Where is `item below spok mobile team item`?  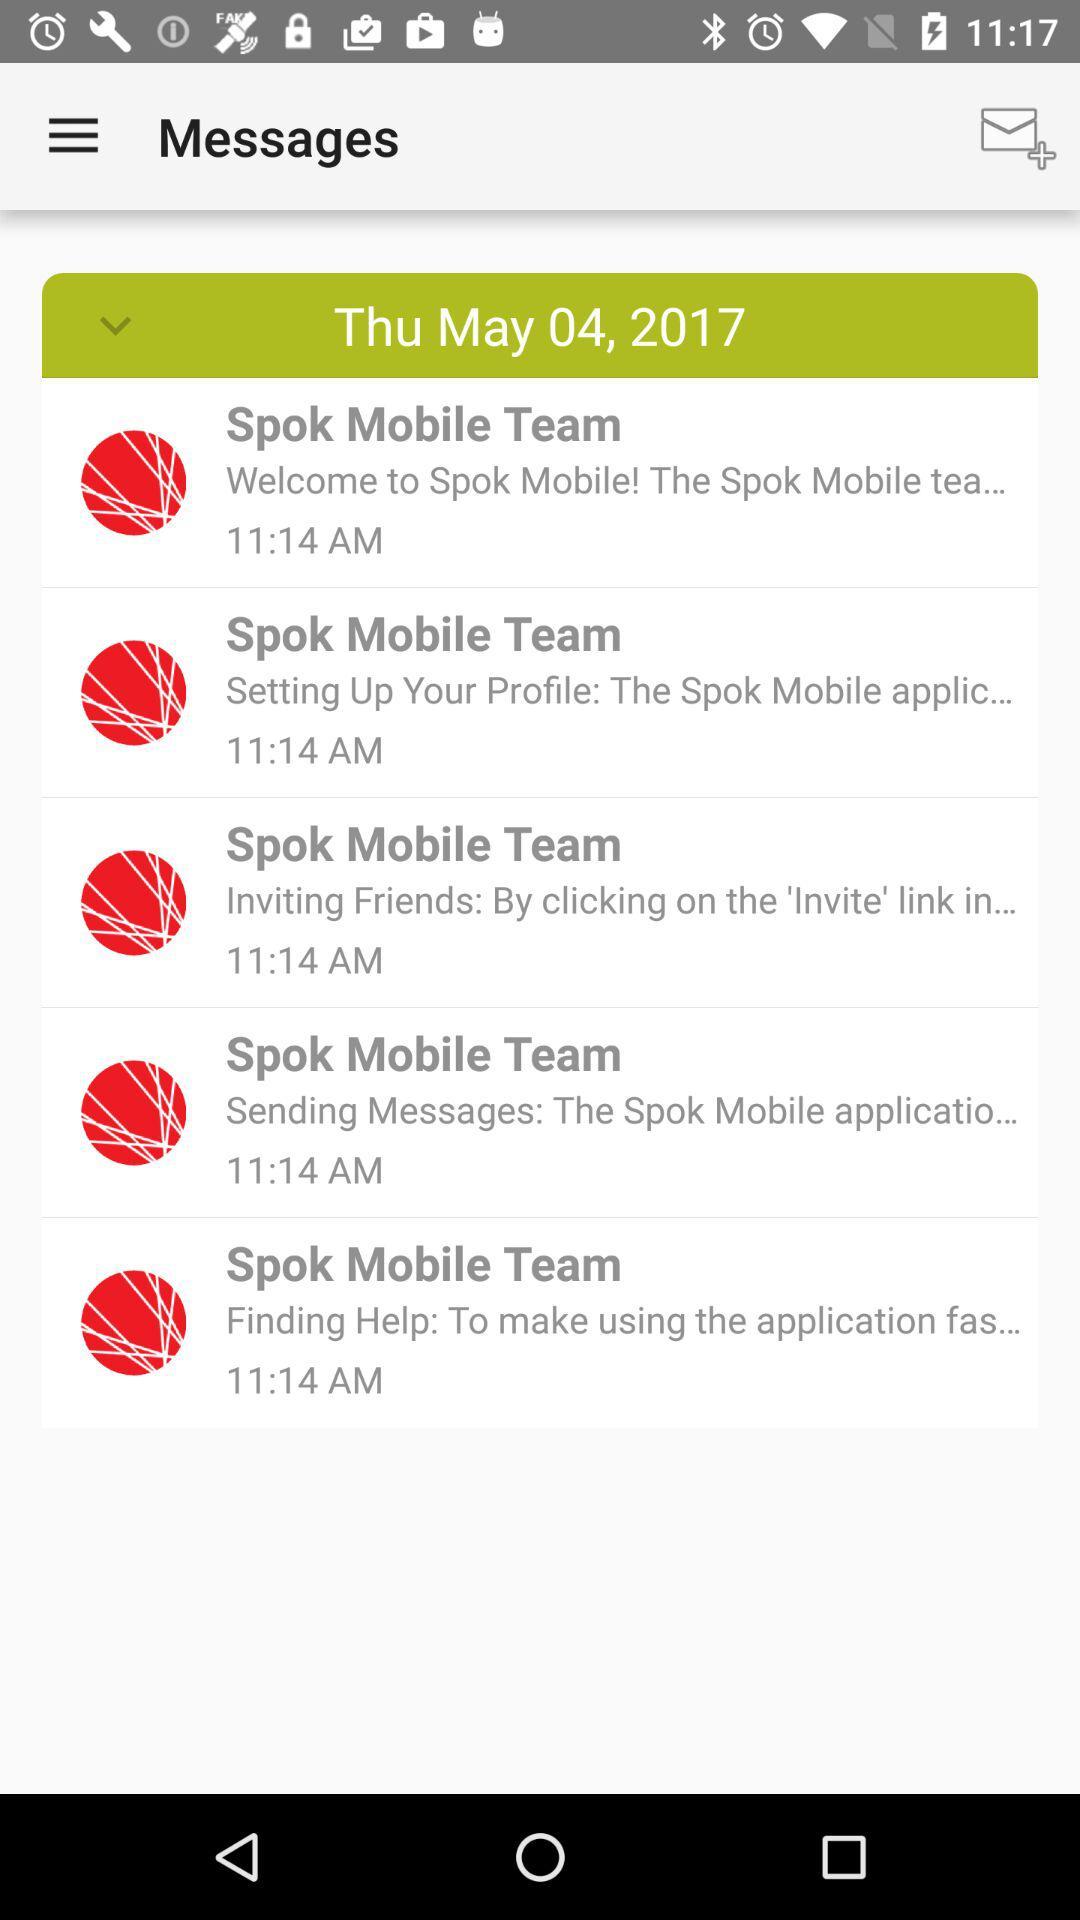 item below spok mobile team item is located at coordinates (624, 1108).